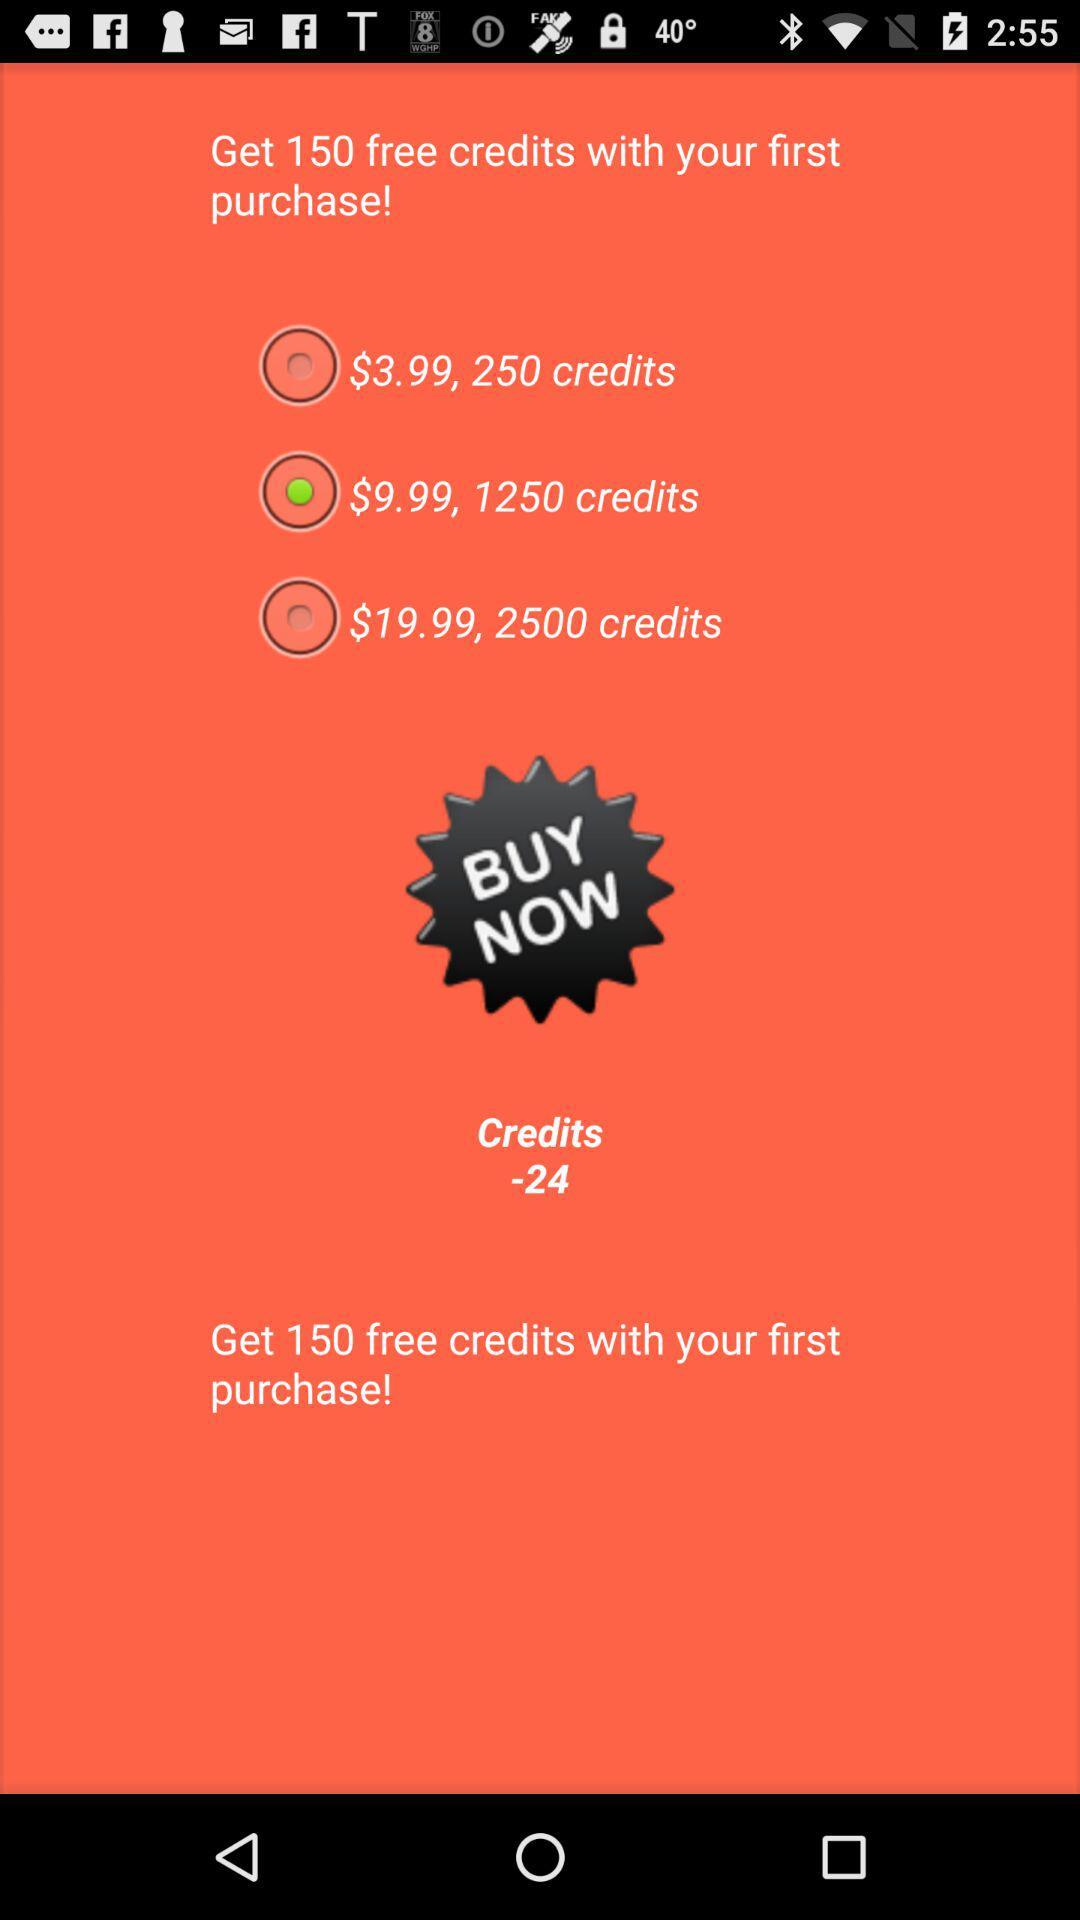 Image resolution: width=1080 pixels, height=1920 pixels. I want to click on the radio button below the 19 99 2500 item, so click(540, 888).